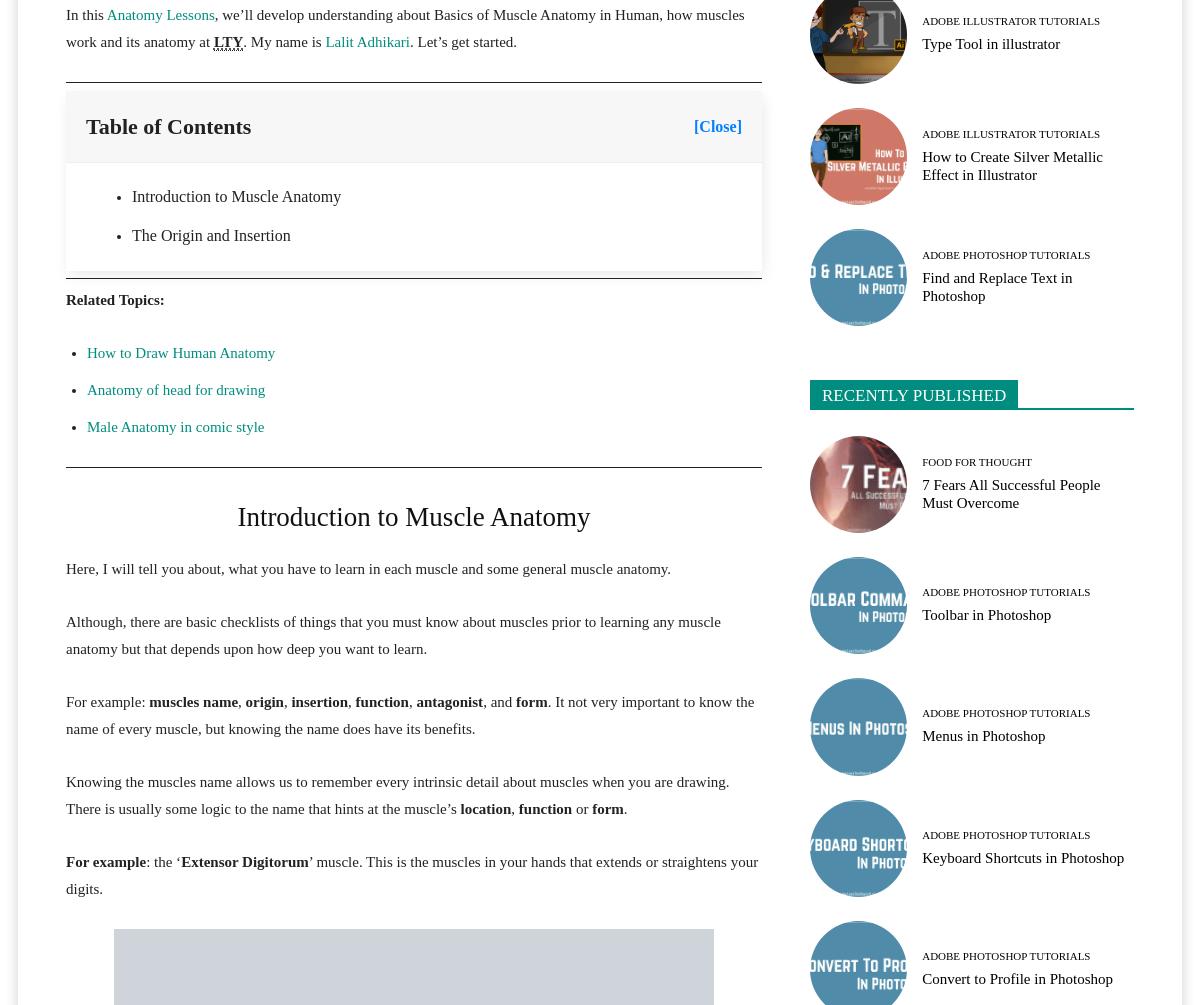 The image size is (1200, 1005). I want to click on 'Type Tool in illustrator', so click(990, 44).